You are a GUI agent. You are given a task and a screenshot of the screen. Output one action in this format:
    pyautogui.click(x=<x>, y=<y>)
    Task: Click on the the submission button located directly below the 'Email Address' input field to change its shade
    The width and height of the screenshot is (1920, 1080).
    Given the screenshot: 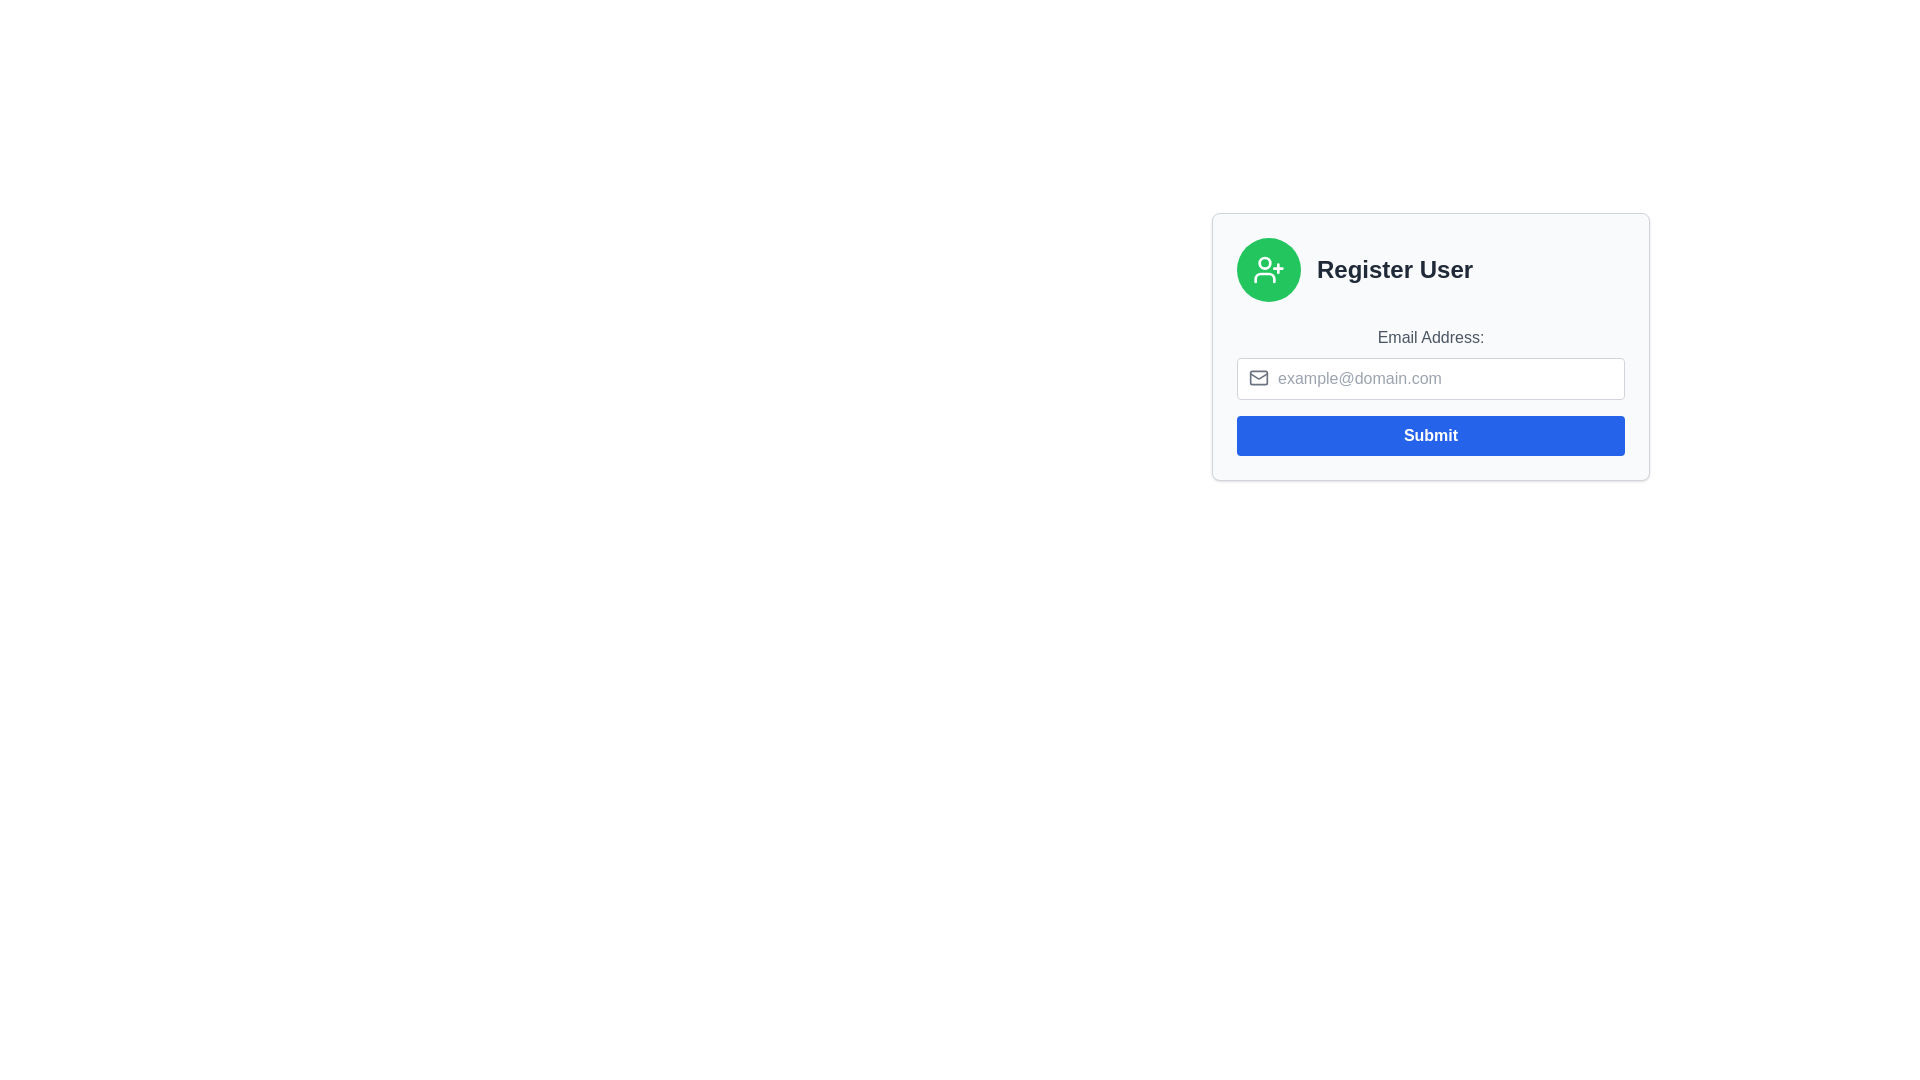 What is the action you would take?
    pyautogui.click(x=1429, y=434)
    